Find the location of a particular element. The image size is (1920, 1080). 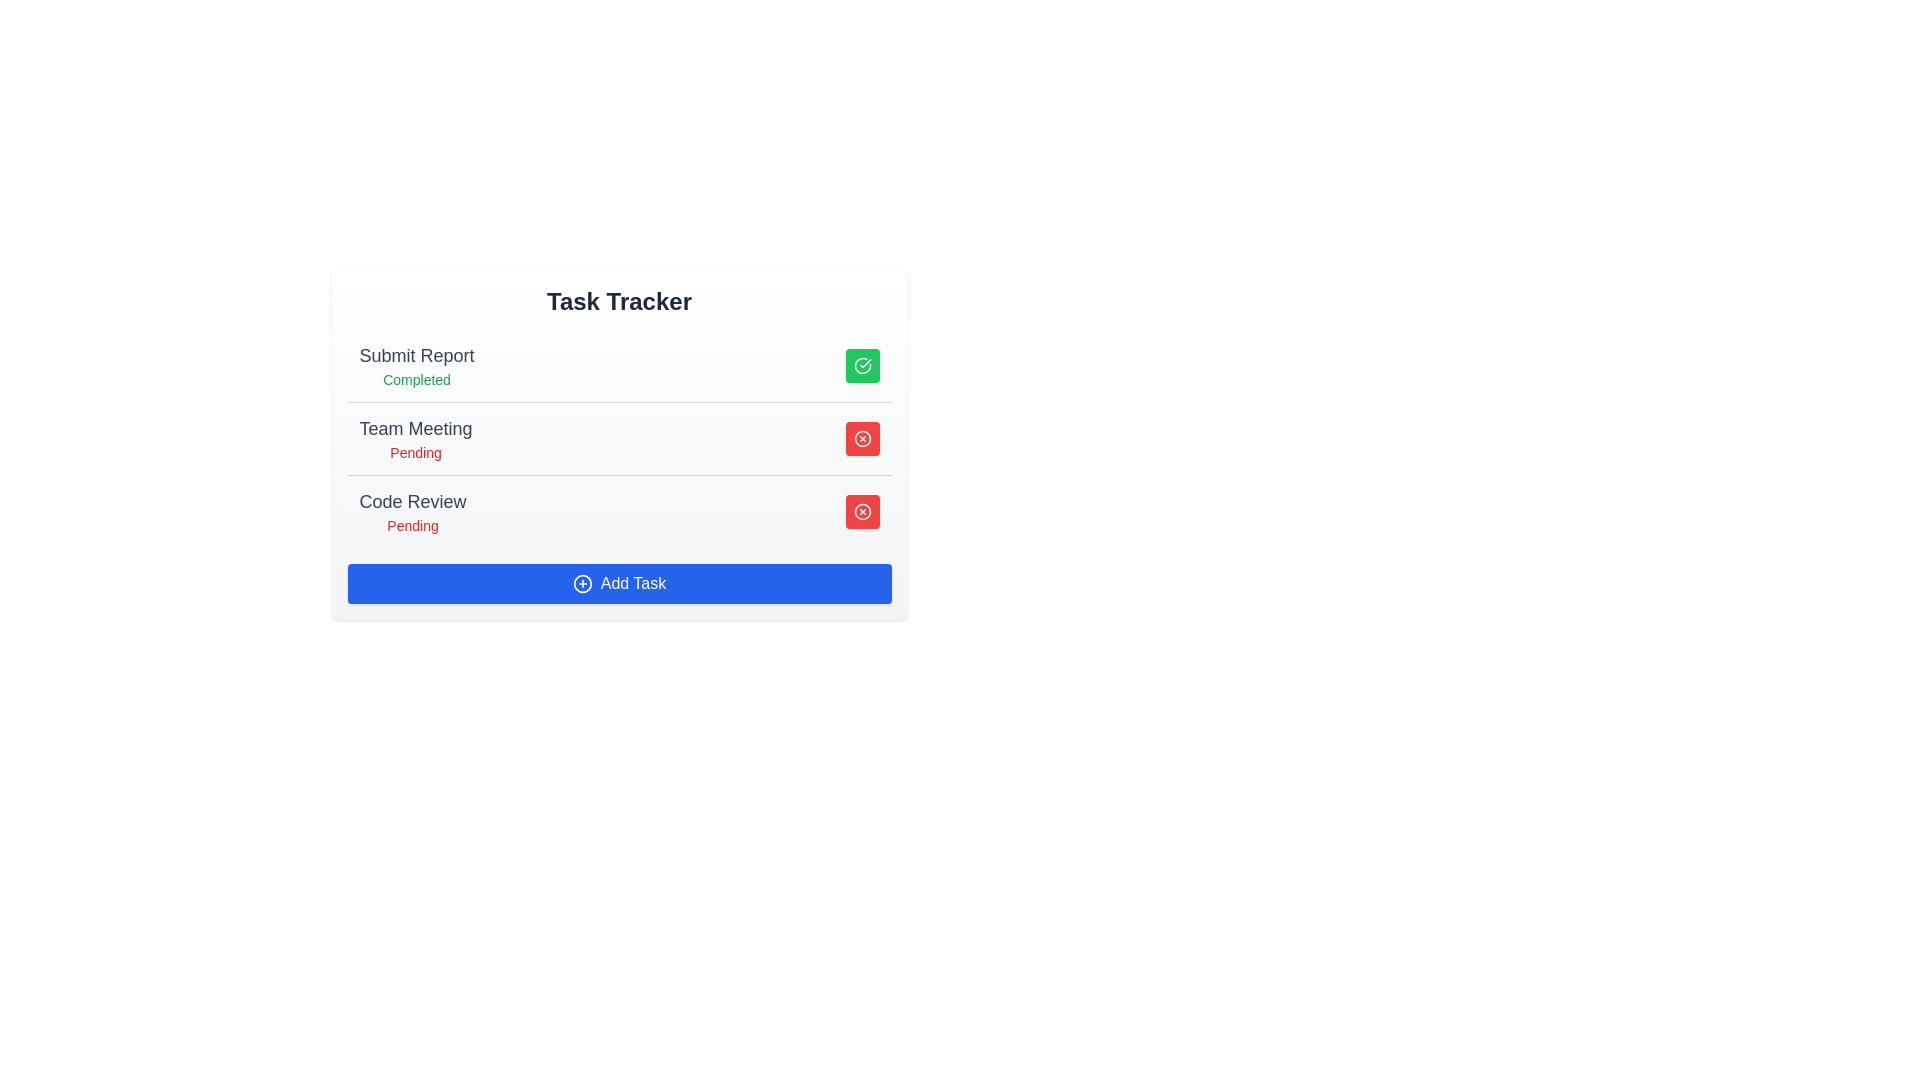

text from the Text Label that conveys the title of a specific task item, which is positioned above the 'Pending' label and below 'Submit Report' in the task tracker interface is located at coordinates (415, 427).